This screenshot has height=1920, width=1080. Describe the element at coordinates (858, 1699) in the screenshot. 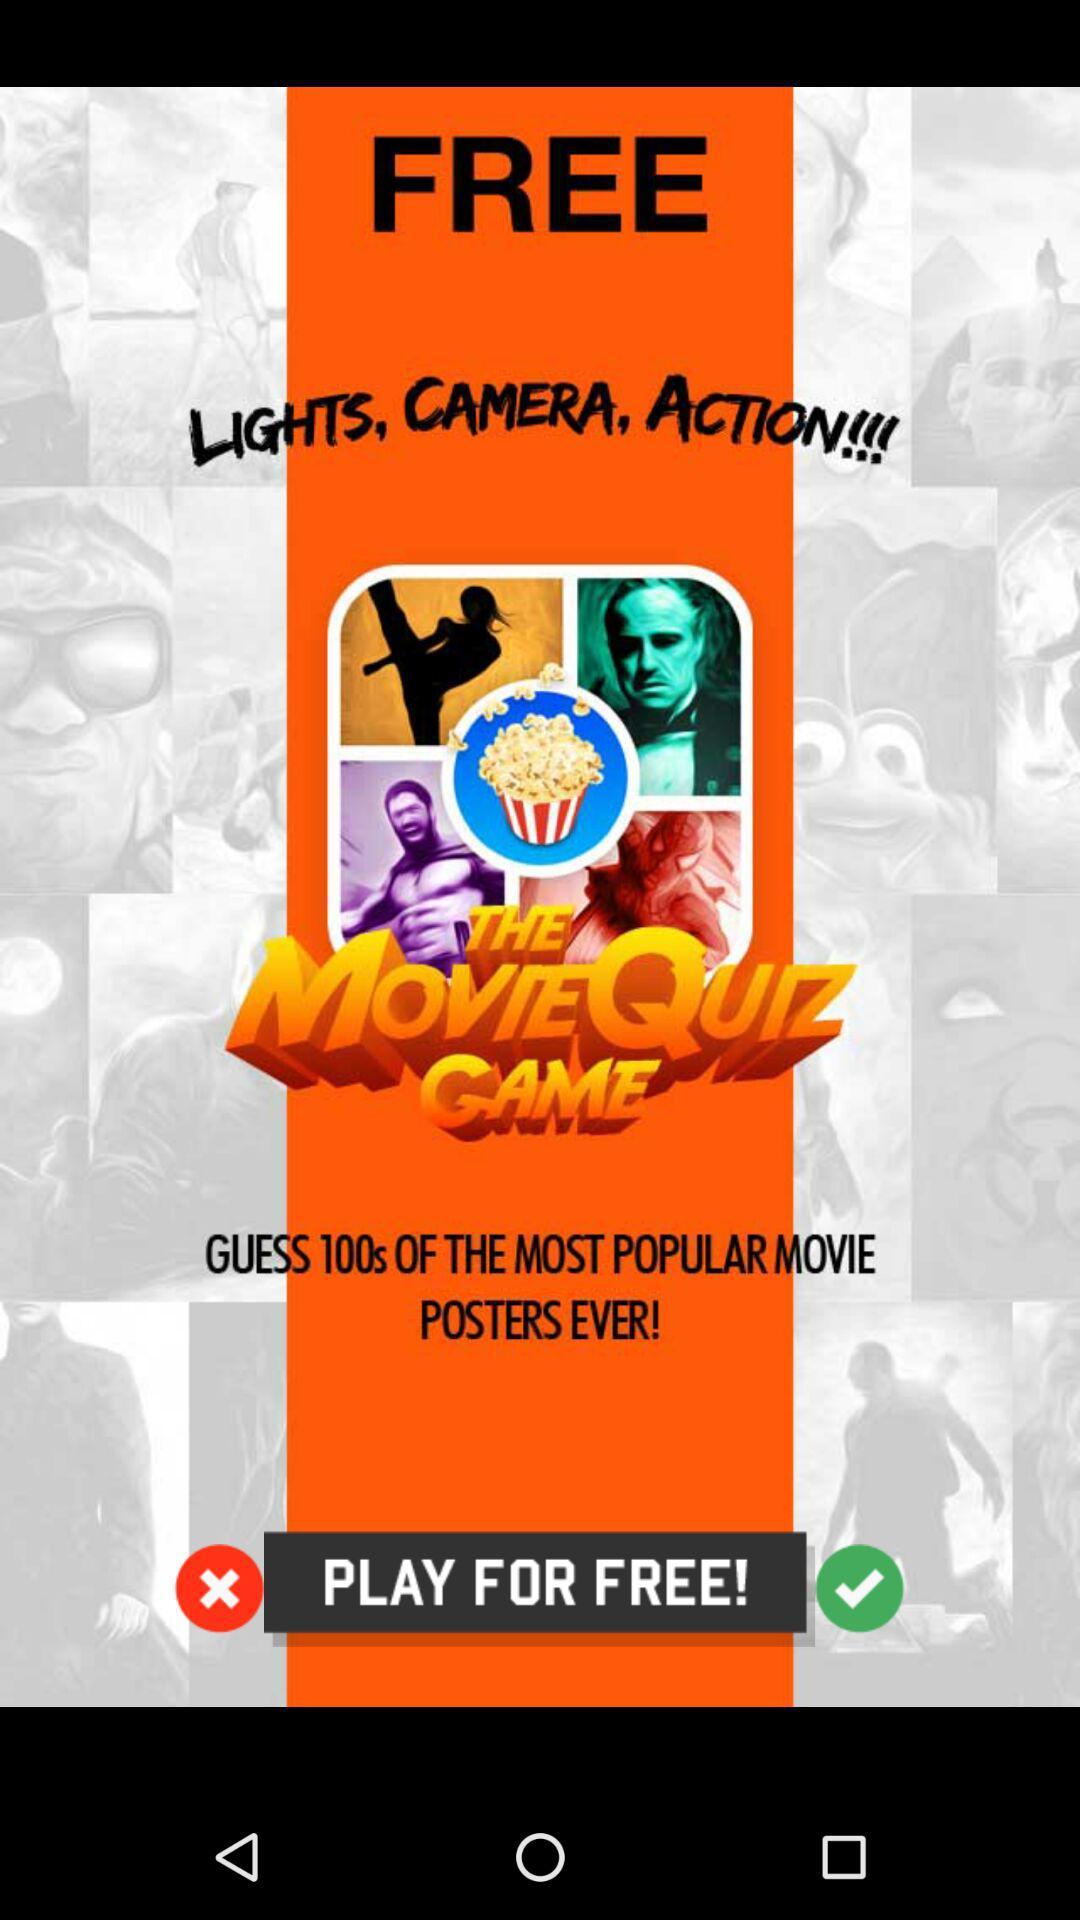

I see `the check icon` at that location.